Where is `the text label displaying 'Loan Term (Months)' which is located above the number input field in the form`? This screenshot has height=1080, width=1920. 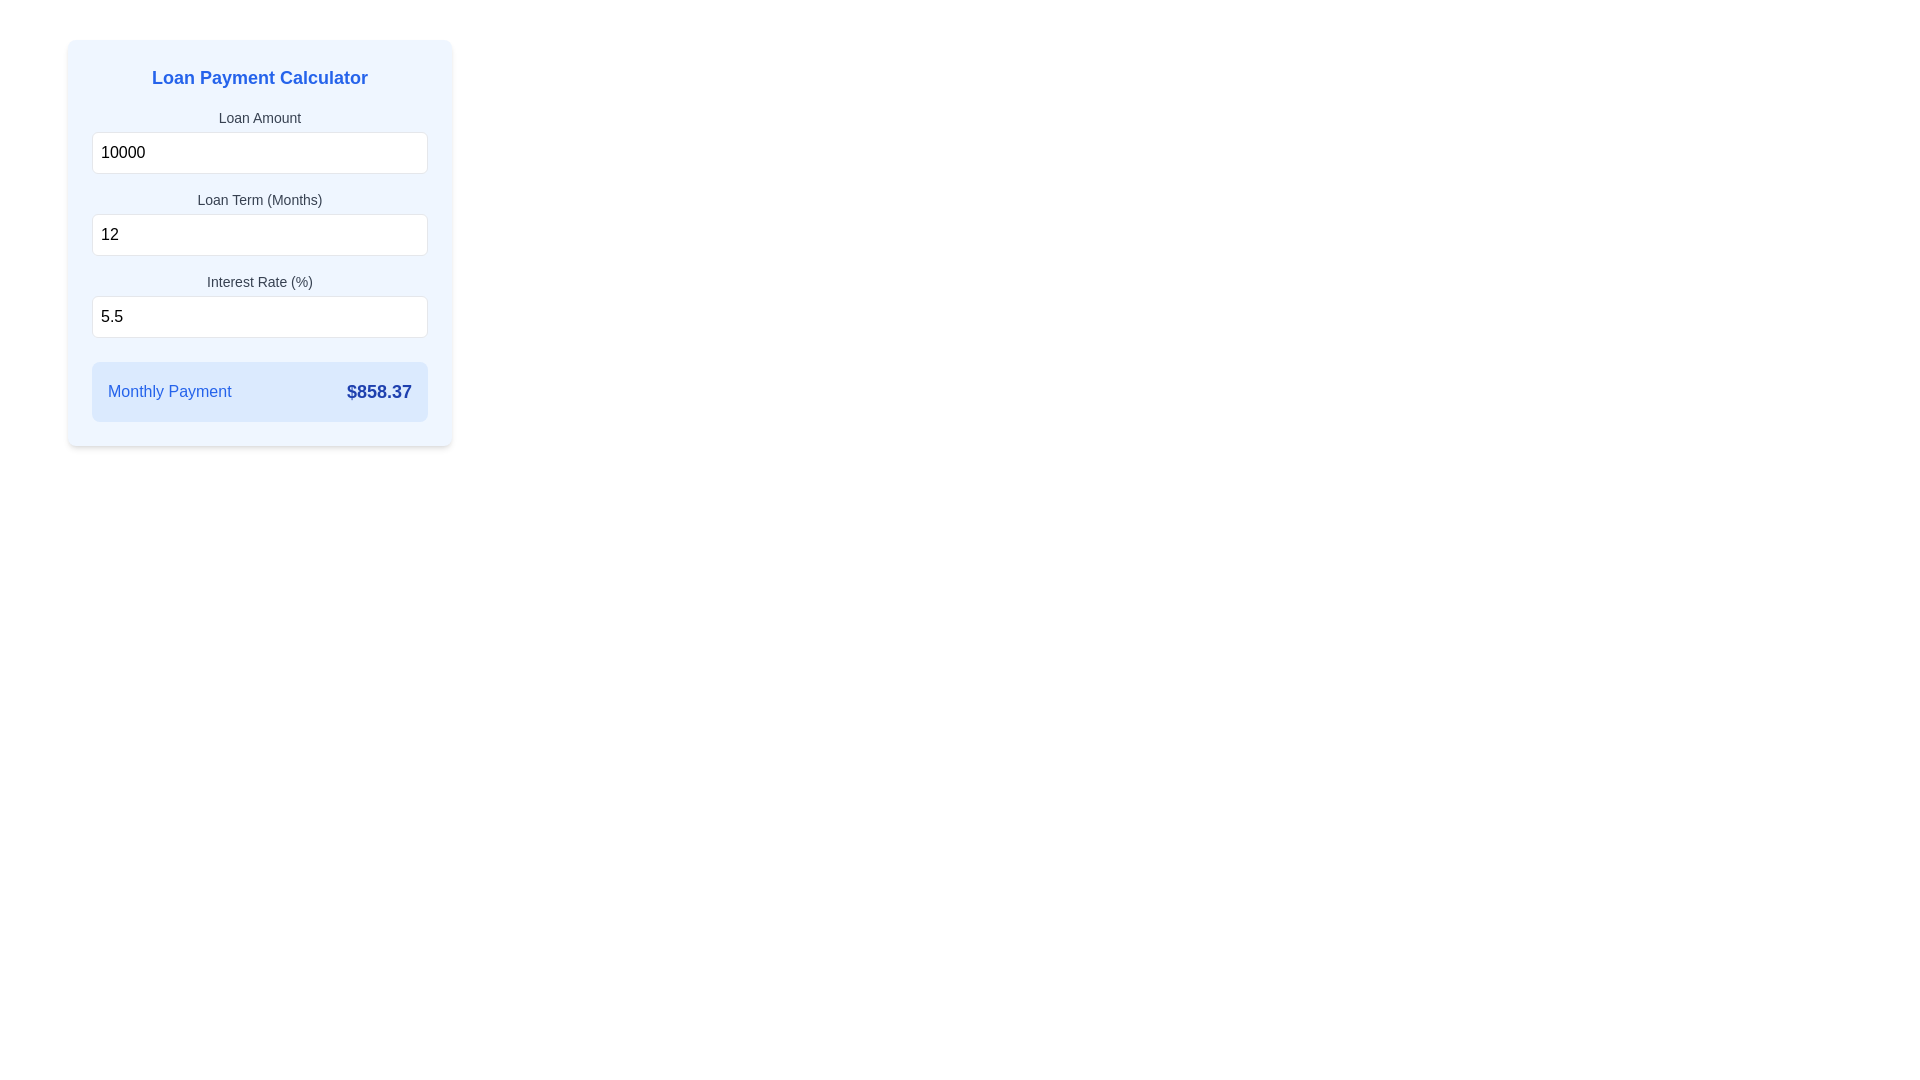
the text label displaying 'Loan Term (Months)' which is located above the number input field in the form is located at coordinates (258, 200).